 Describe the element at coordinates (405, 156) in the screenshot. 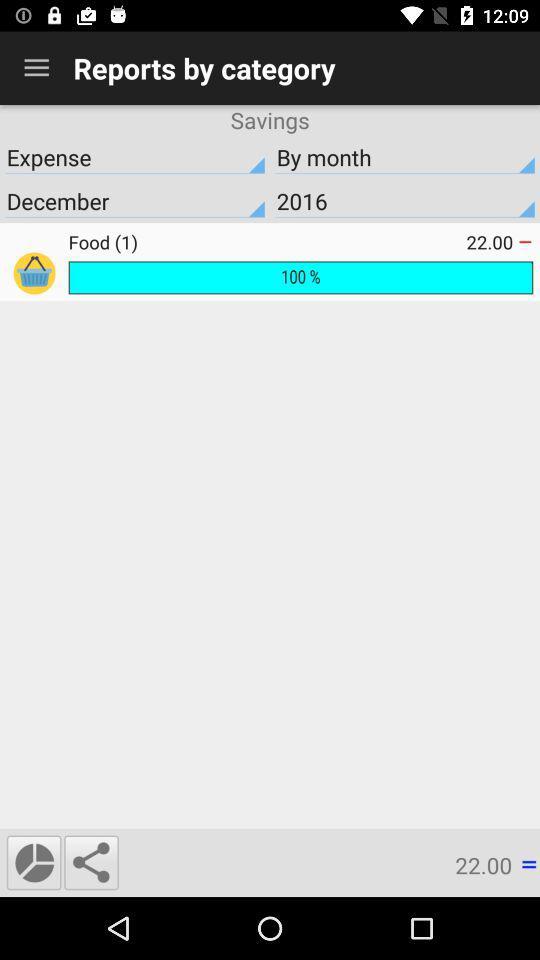

I see `the icon next to the expense item` at that location.